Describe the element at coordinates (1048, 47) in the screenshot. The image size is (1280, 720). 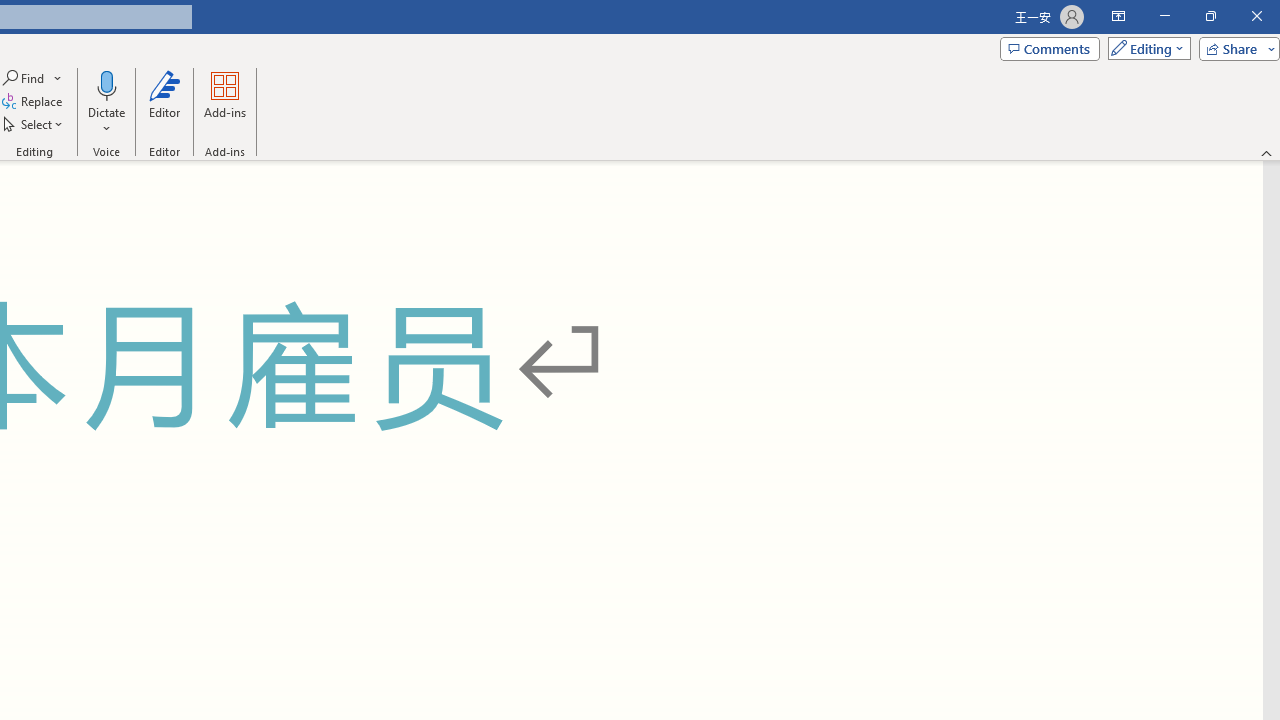
I see `'Comments'` at that location.